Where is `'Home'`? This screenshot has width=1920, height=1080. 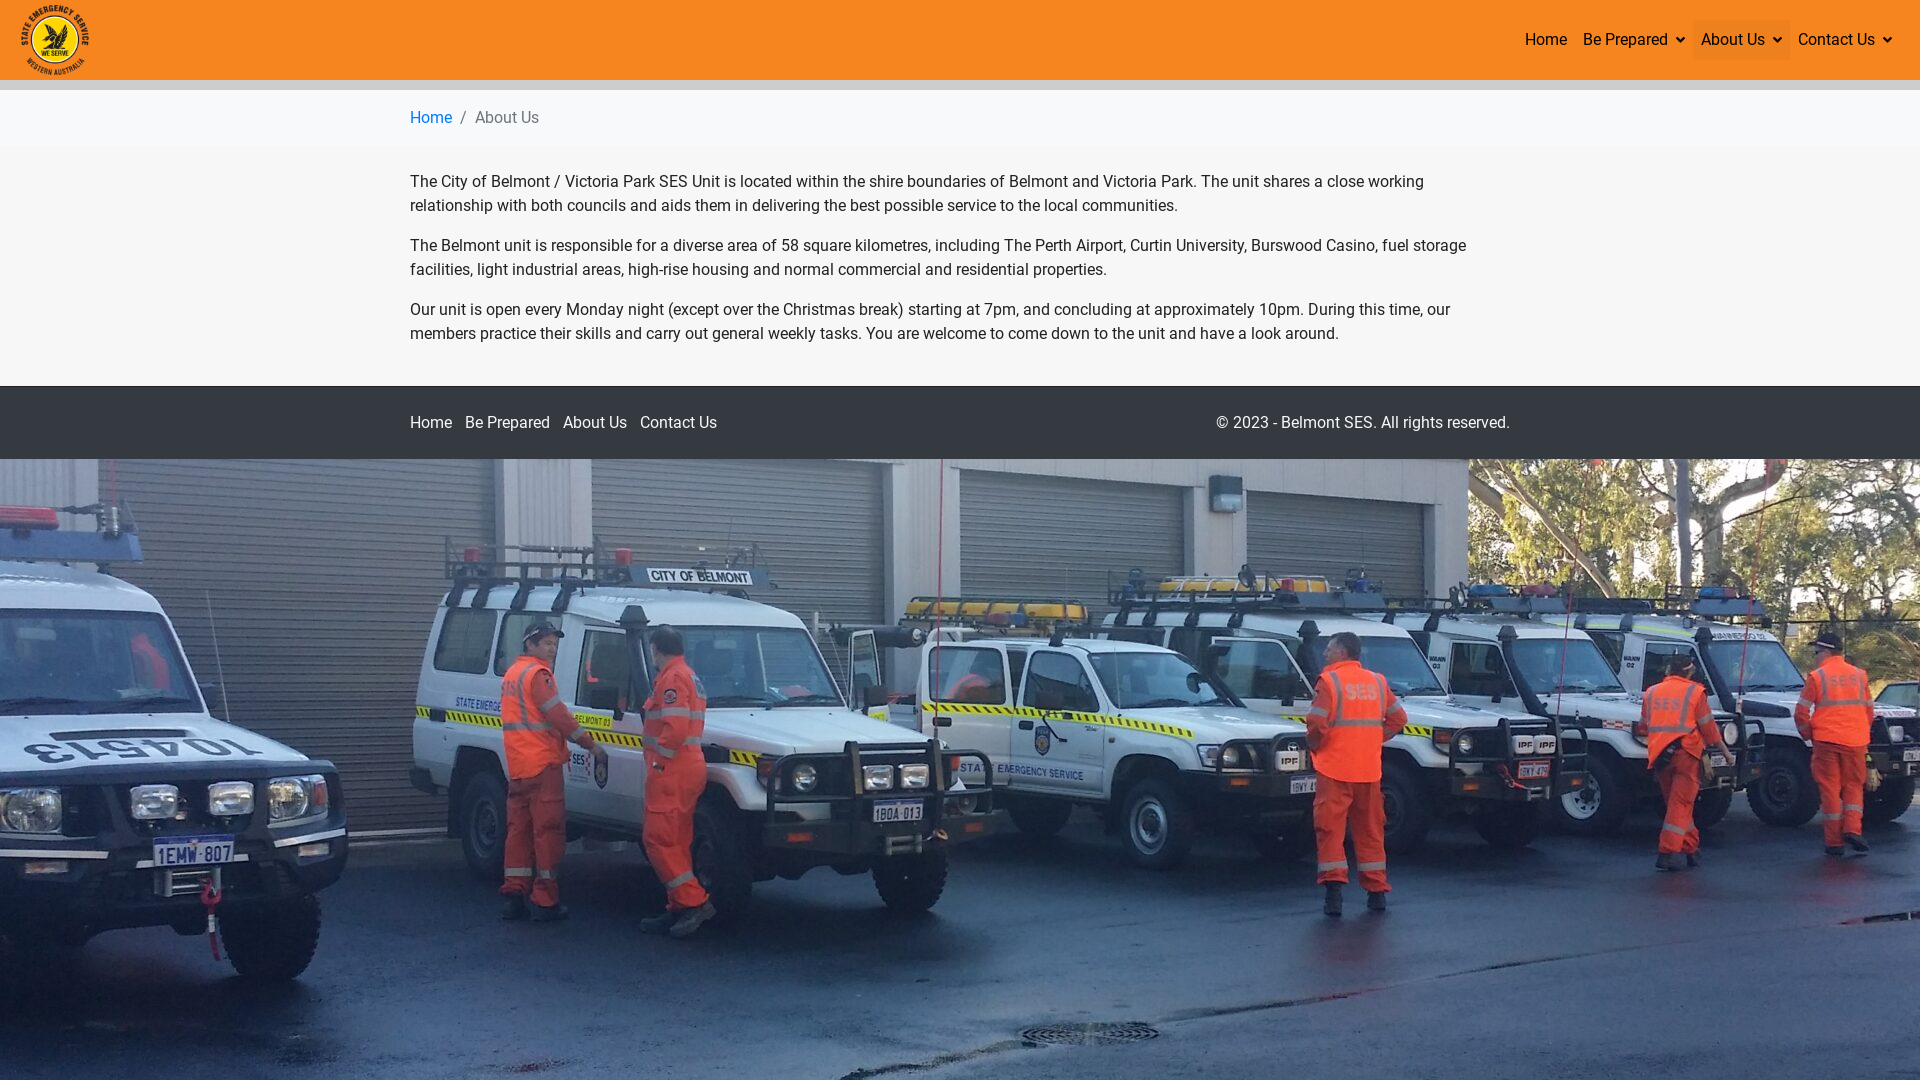
'Home' is located at coordinates (408, 117).